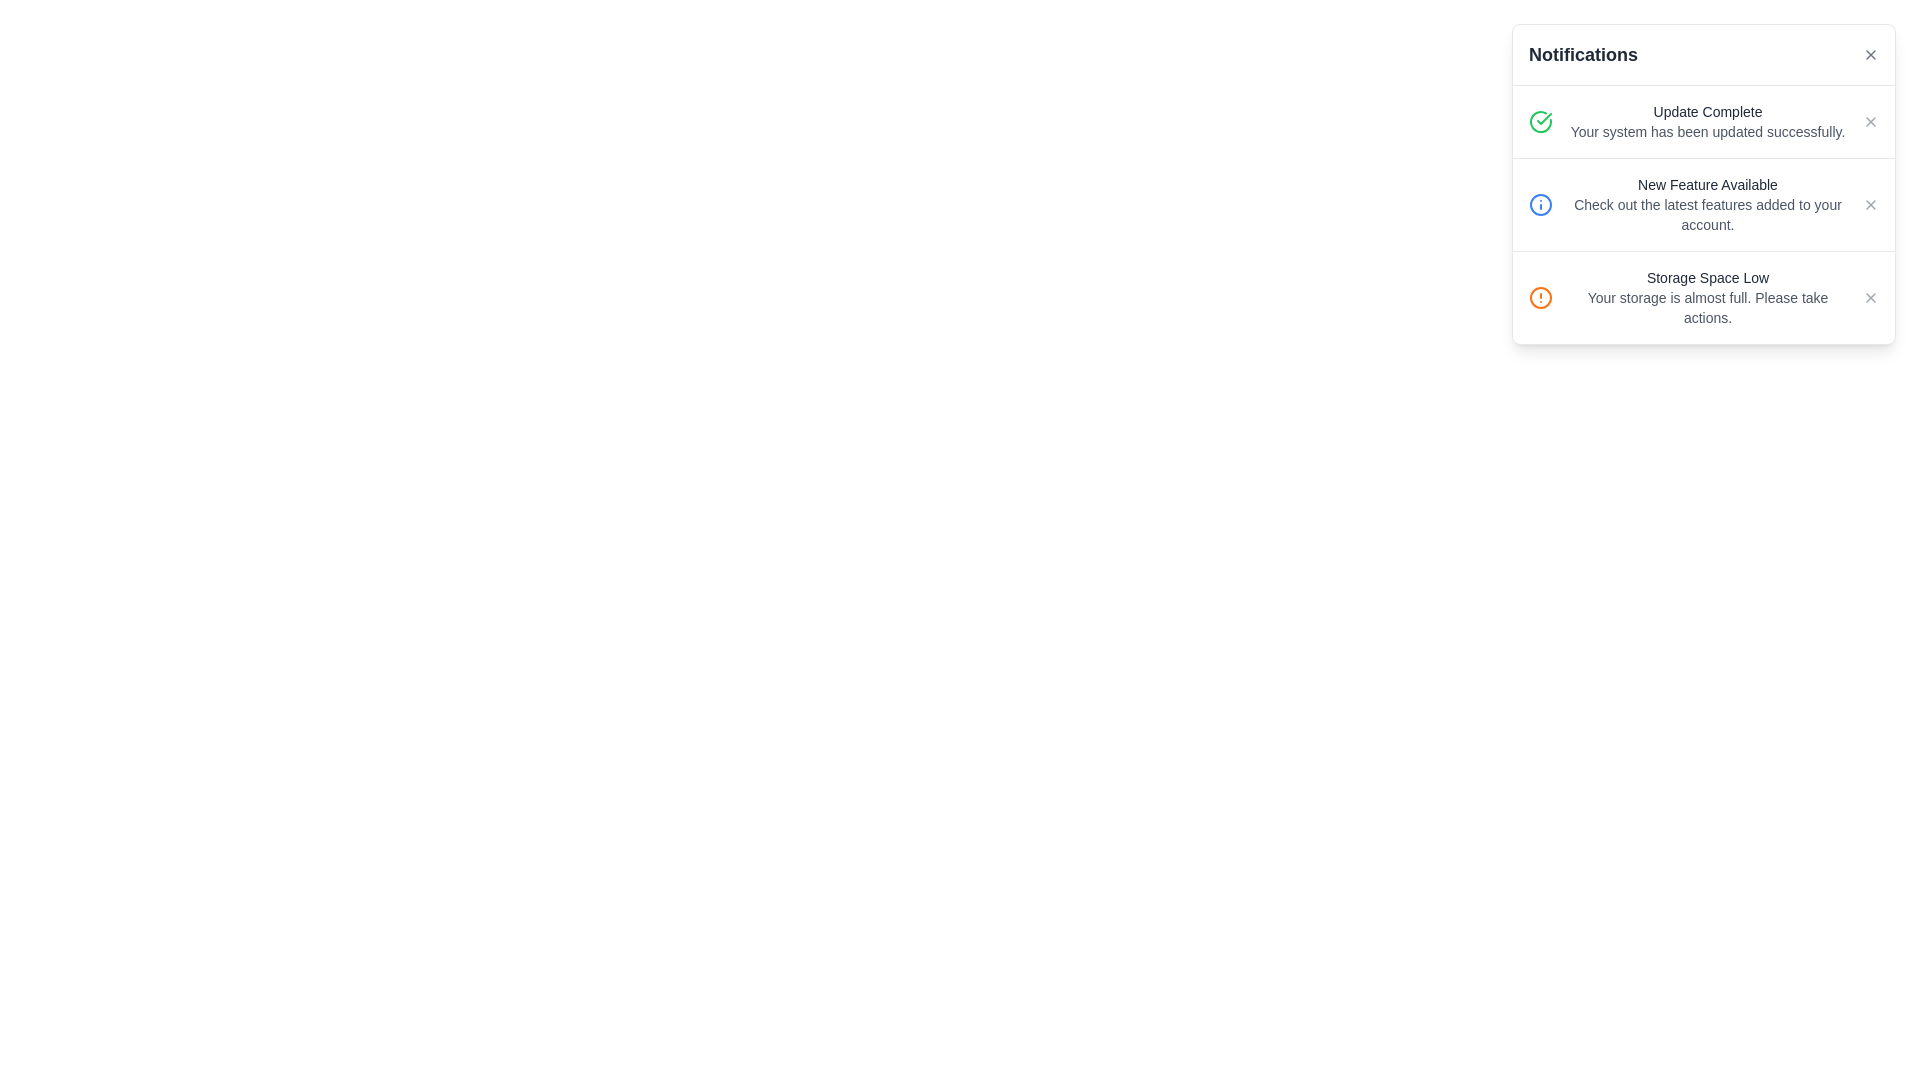  I want to click on the text block containing the message 'Update Complete' located in the notification panel, which displays a green checkmark icon to its left, so click(1707, 122).